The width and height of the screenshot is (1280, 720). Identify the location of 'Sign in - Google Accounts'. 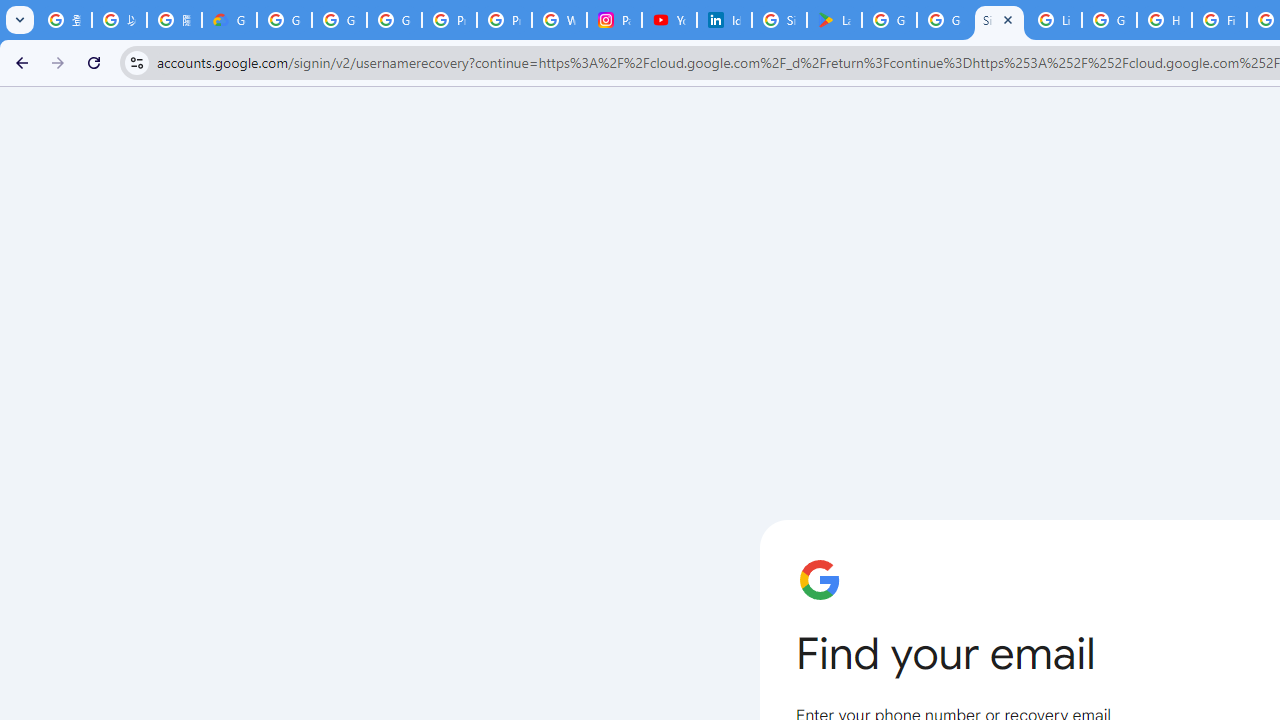
(999, 20).